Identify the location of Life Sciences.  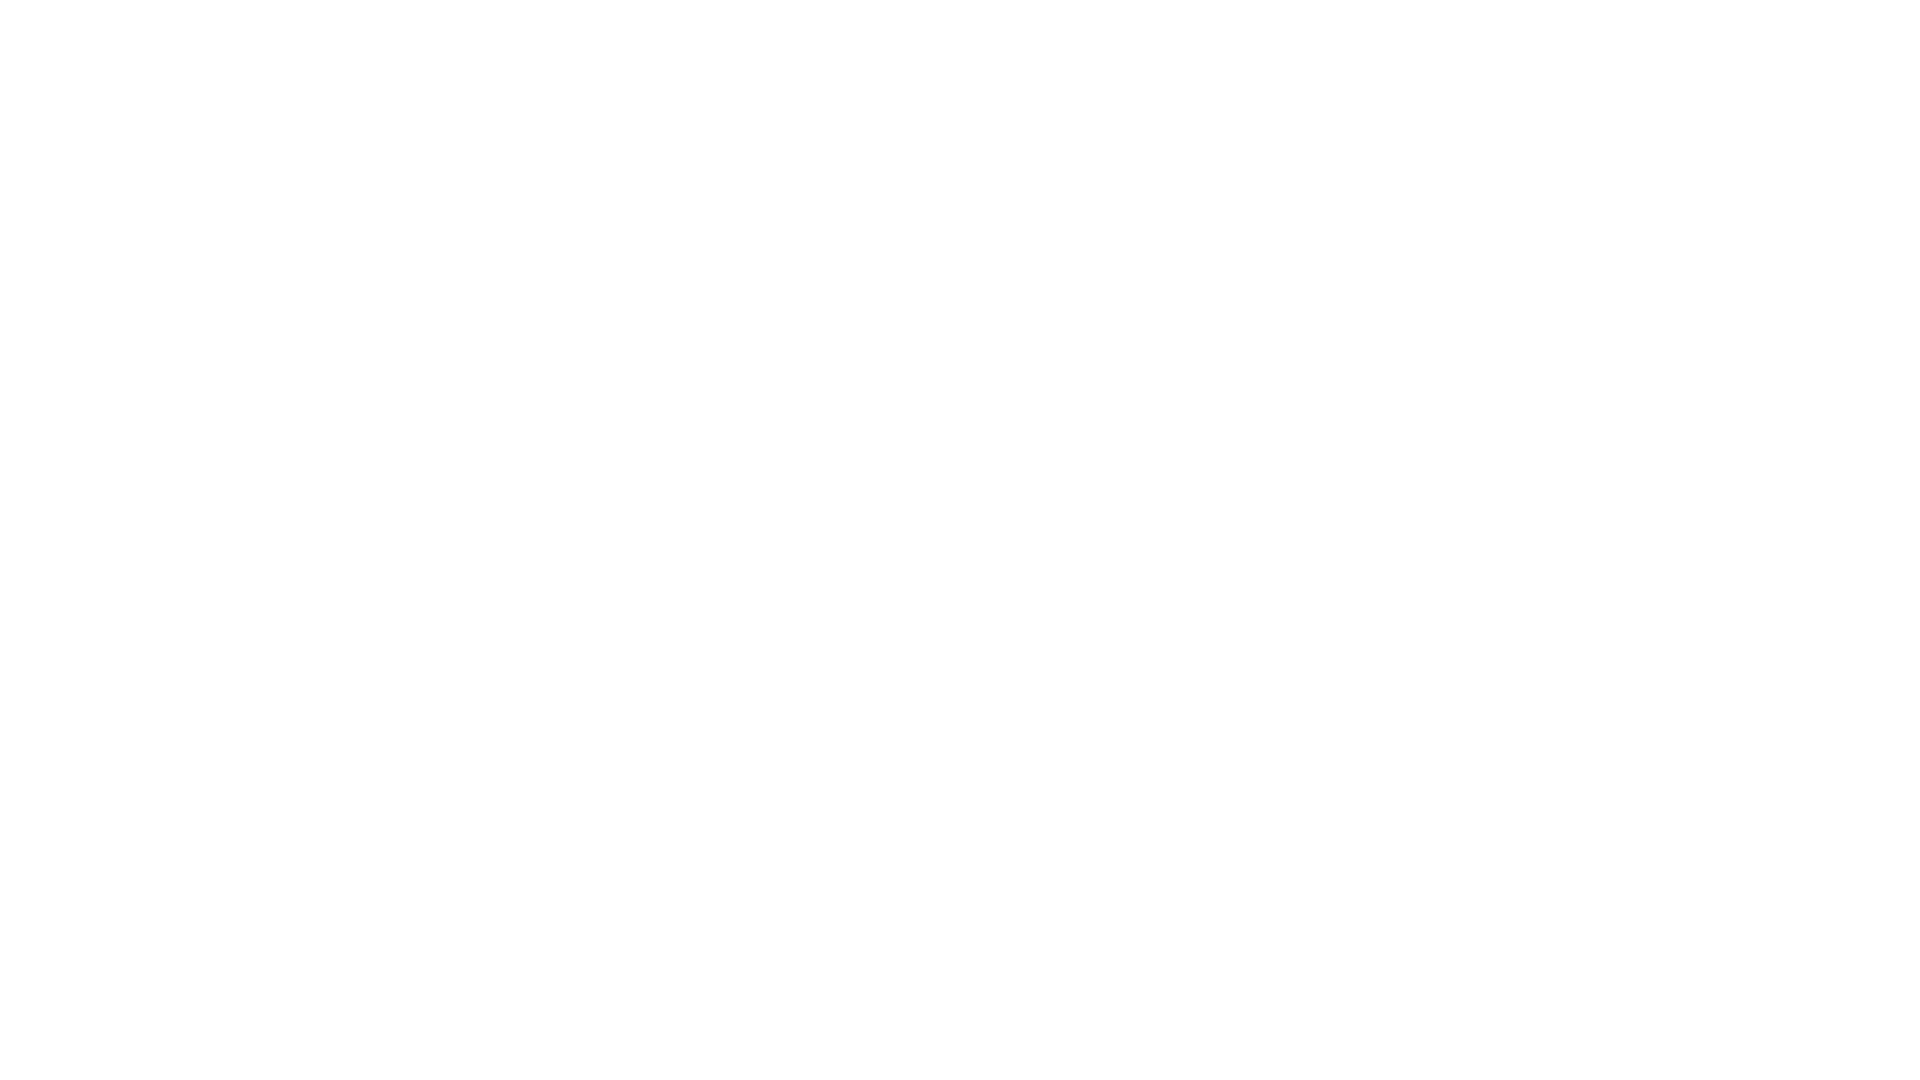
(771, 1019).